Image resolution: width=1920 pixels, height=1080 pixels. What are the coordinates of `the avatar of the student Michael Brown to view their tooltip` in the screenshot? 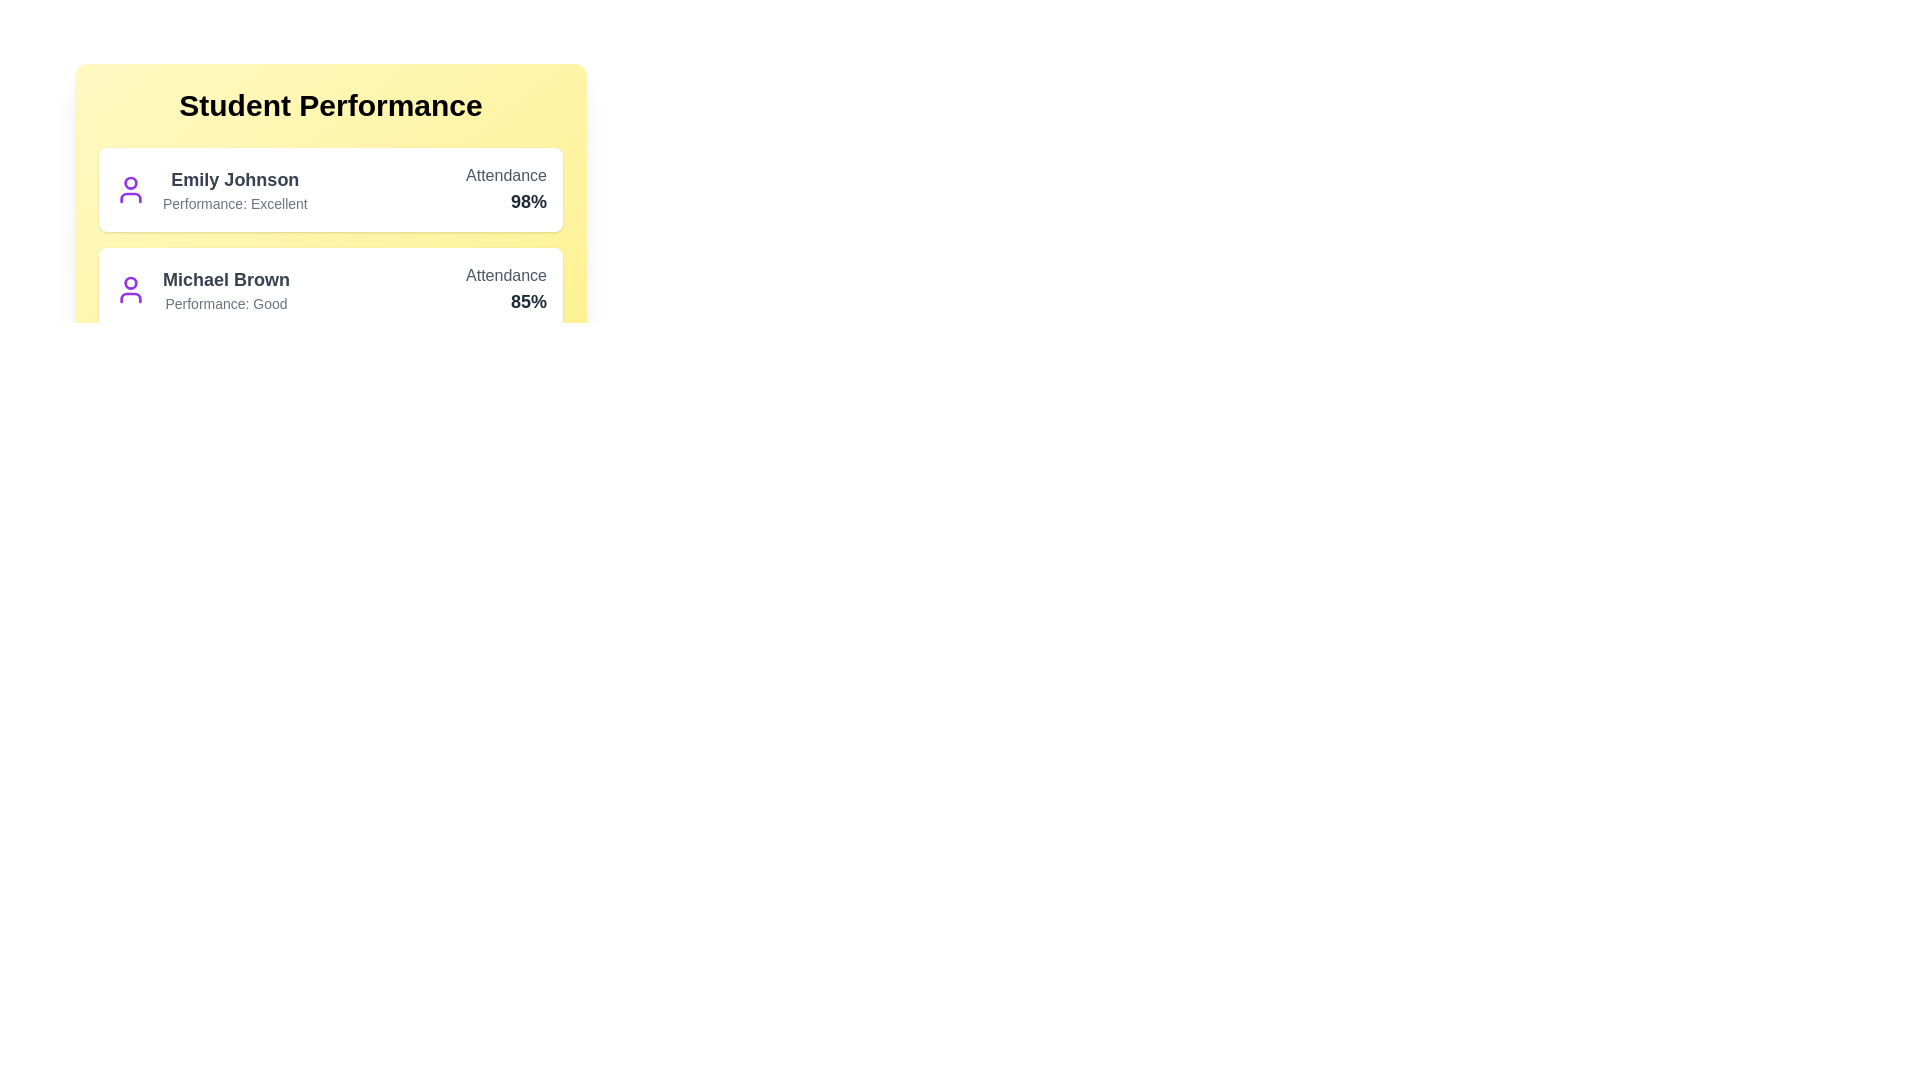 It's located at (129, 289).